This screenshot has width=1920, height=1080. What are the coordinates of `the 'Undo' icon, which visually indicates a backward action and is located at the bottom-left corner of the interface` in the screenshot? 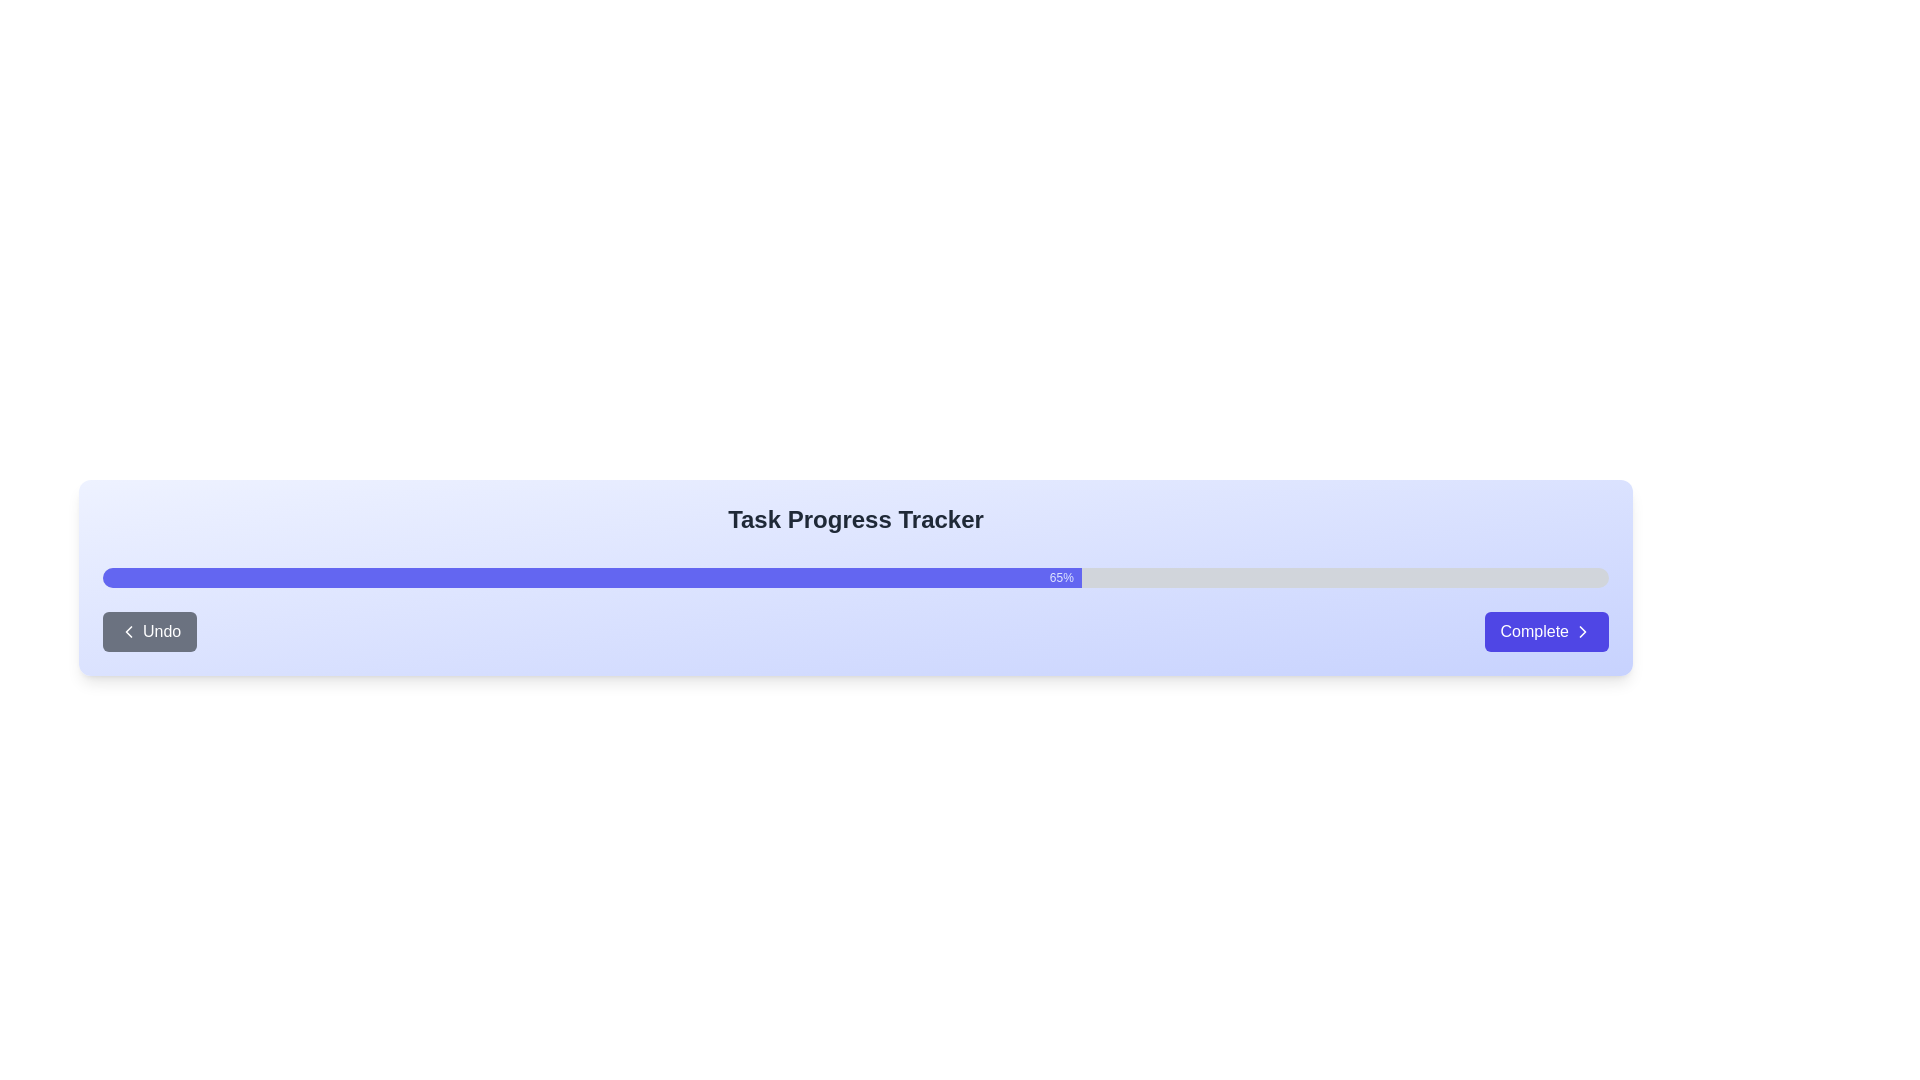 It's located at (128, 632).